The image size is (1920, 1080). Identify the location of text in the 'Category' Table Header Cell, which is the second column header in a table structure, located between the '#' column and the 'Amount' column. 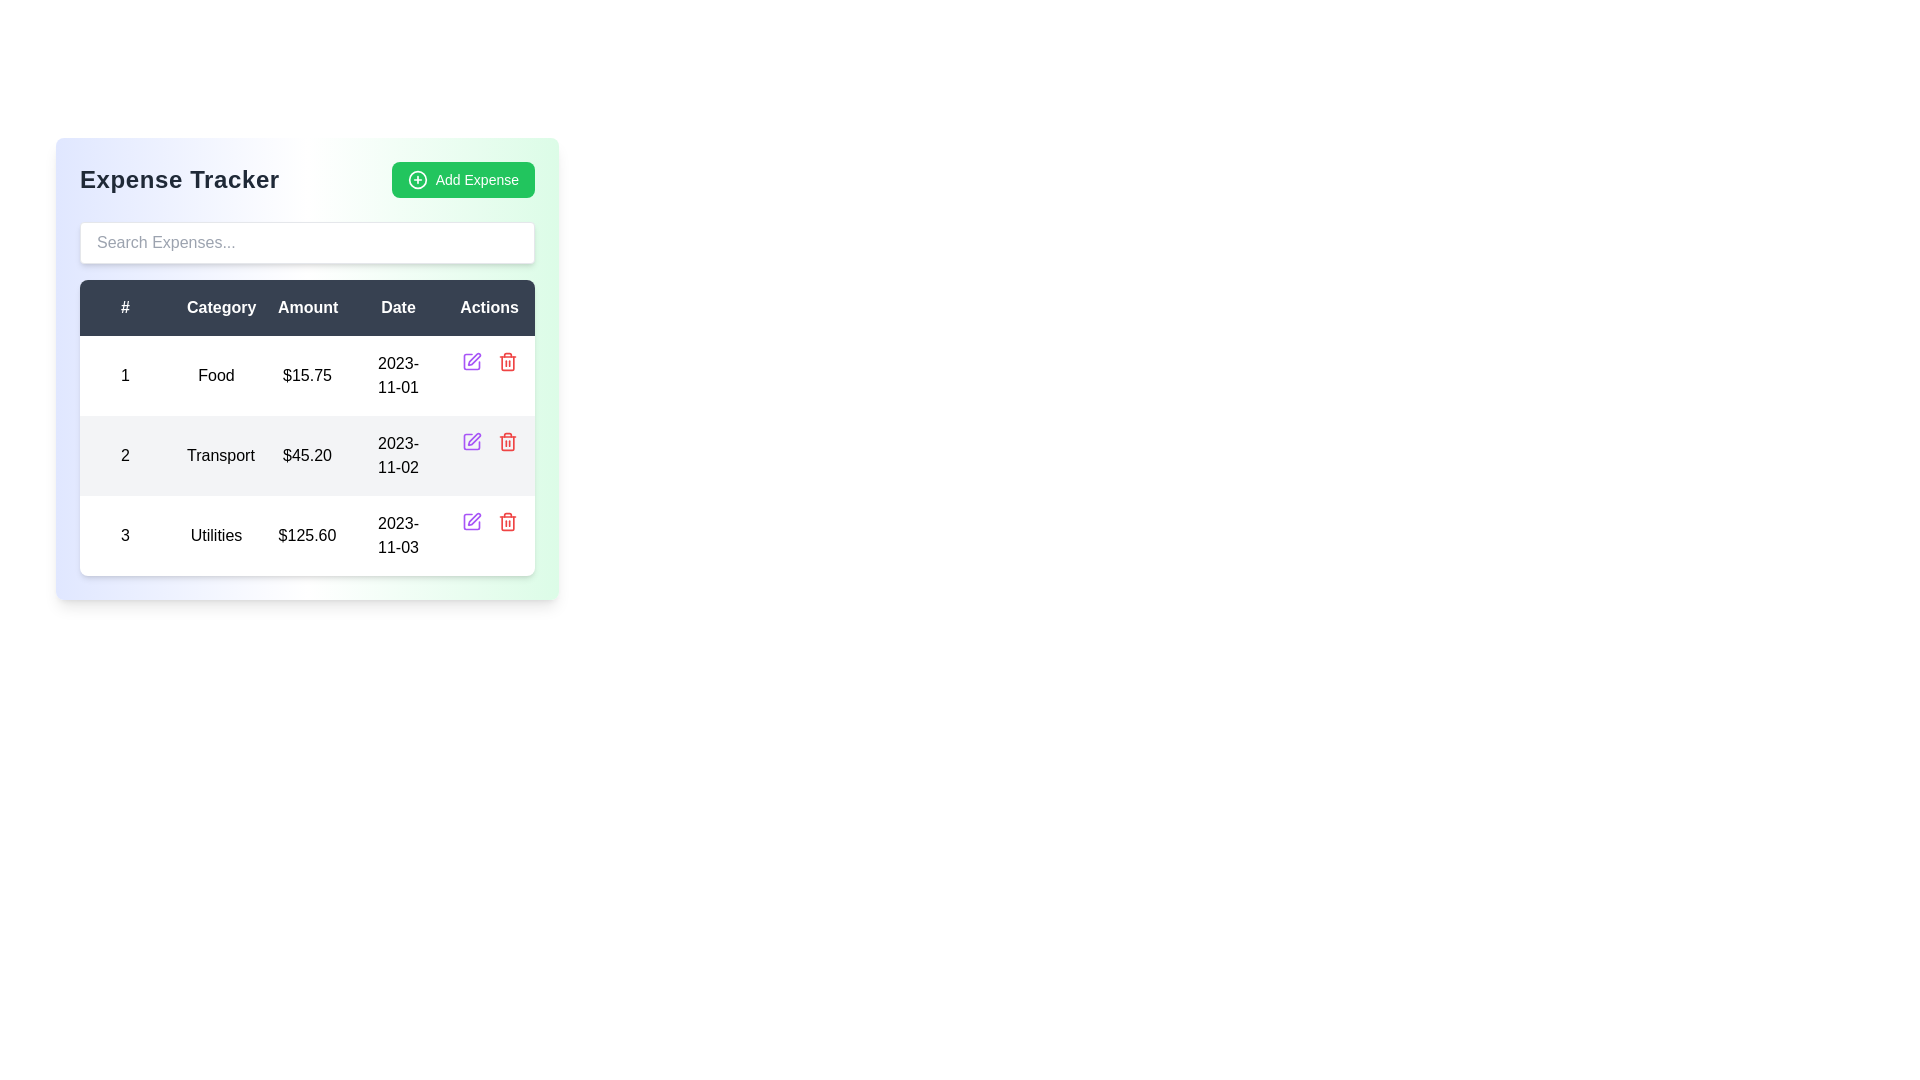
(216, 308).